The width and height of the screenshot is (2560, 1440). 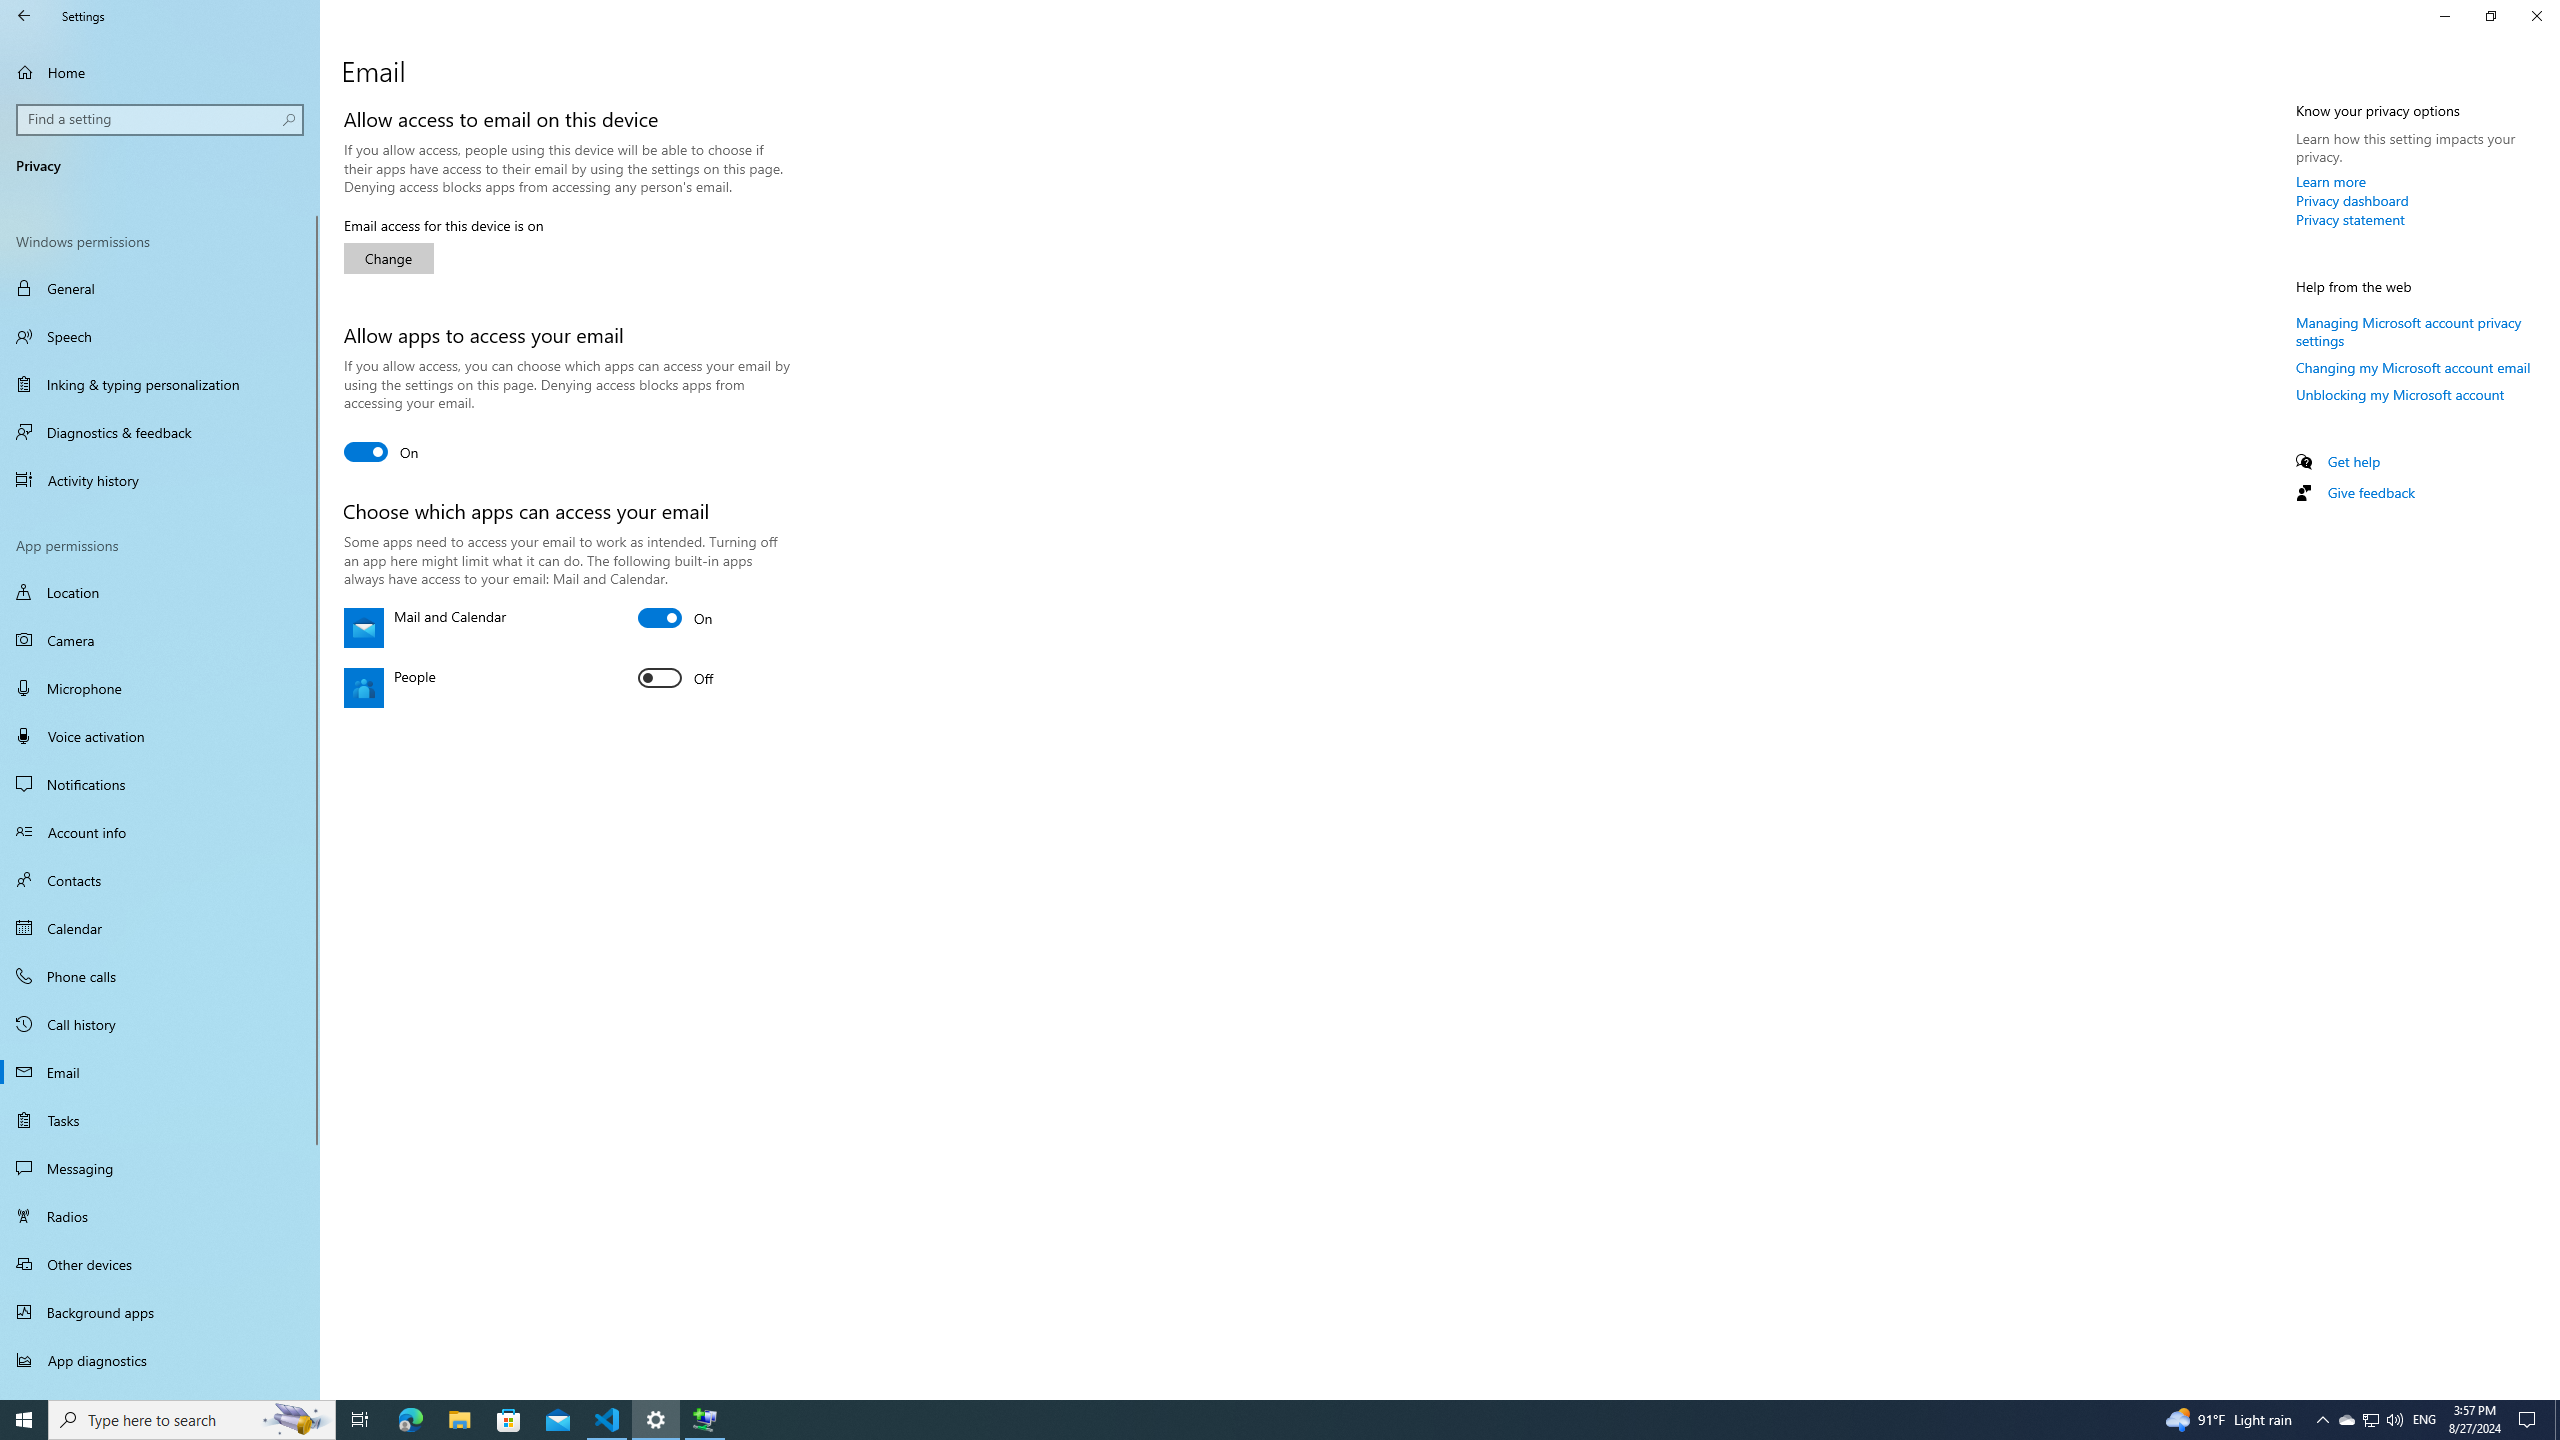 What do you see at coordinates (159, 432) in the screenshot?
I see `'Diagnostics & feedback'` at bounding box center [159, 432].